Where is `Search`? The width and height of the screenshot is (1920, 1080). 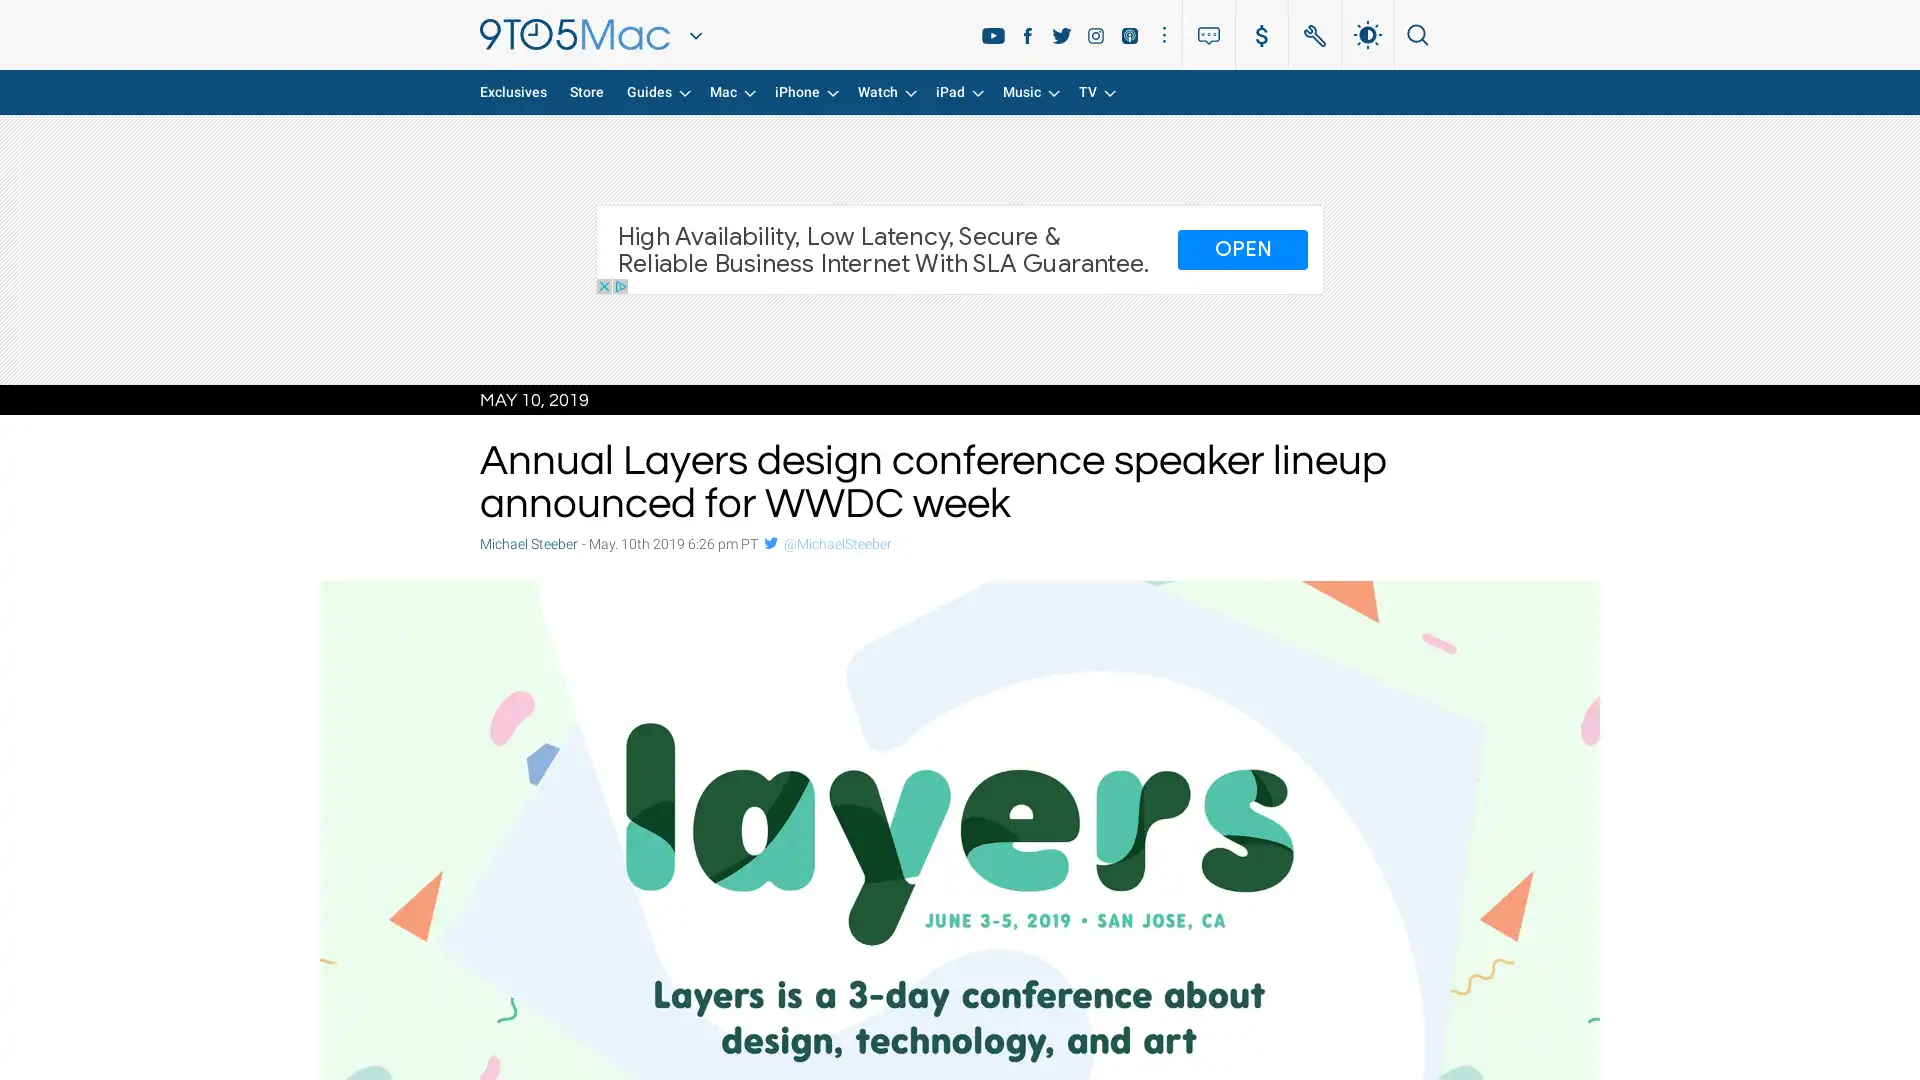 Search is located at coordinates (1404, 35).